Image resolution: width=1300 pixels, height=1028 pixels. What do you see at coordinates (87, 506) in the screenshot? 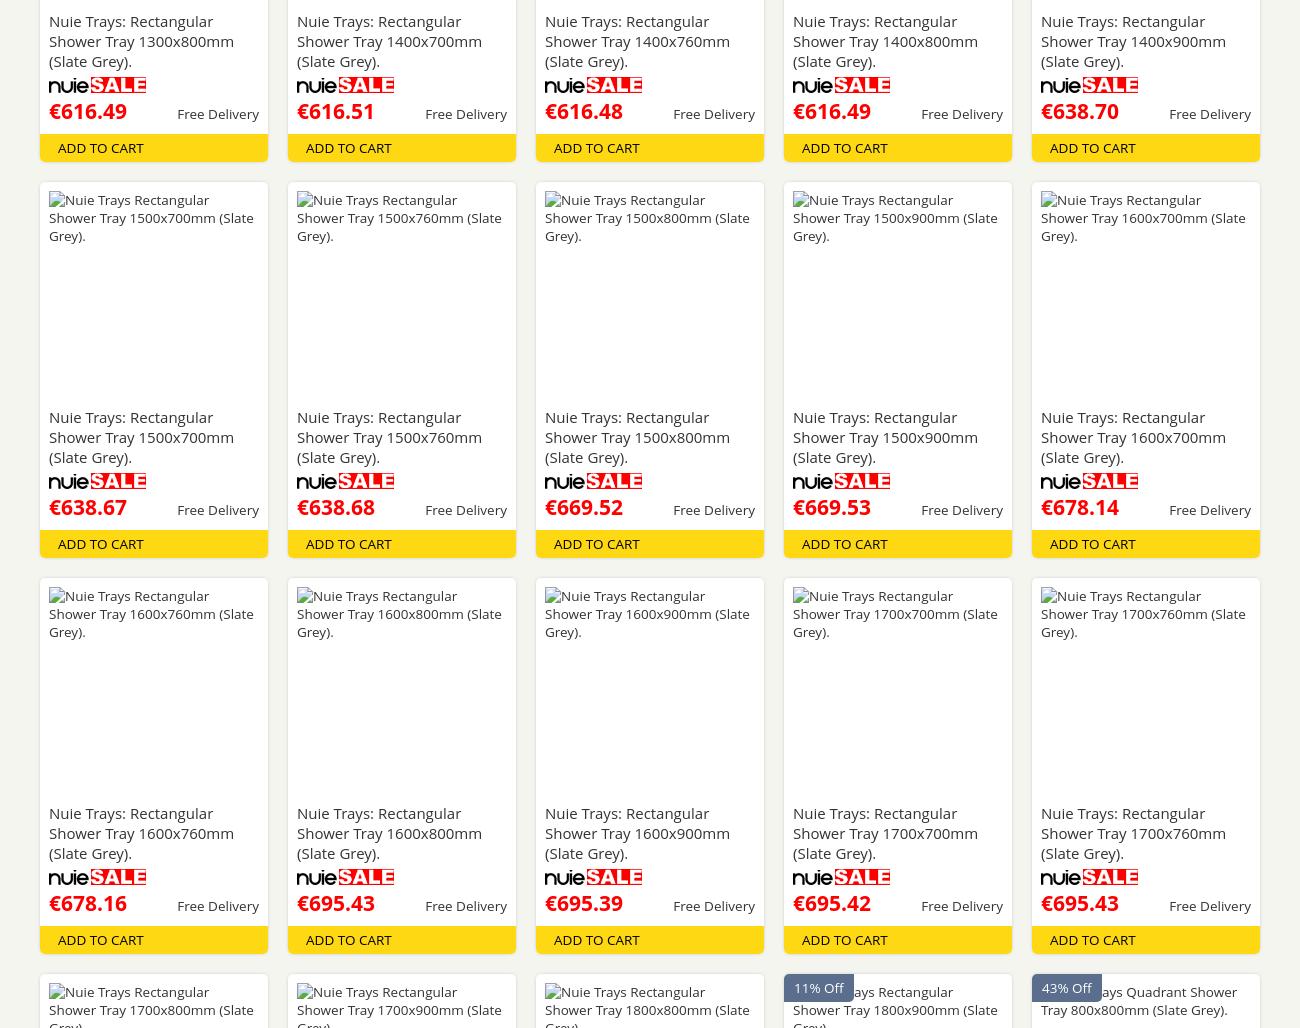
I see `'€638.67'` at bounding box center [87, 506].